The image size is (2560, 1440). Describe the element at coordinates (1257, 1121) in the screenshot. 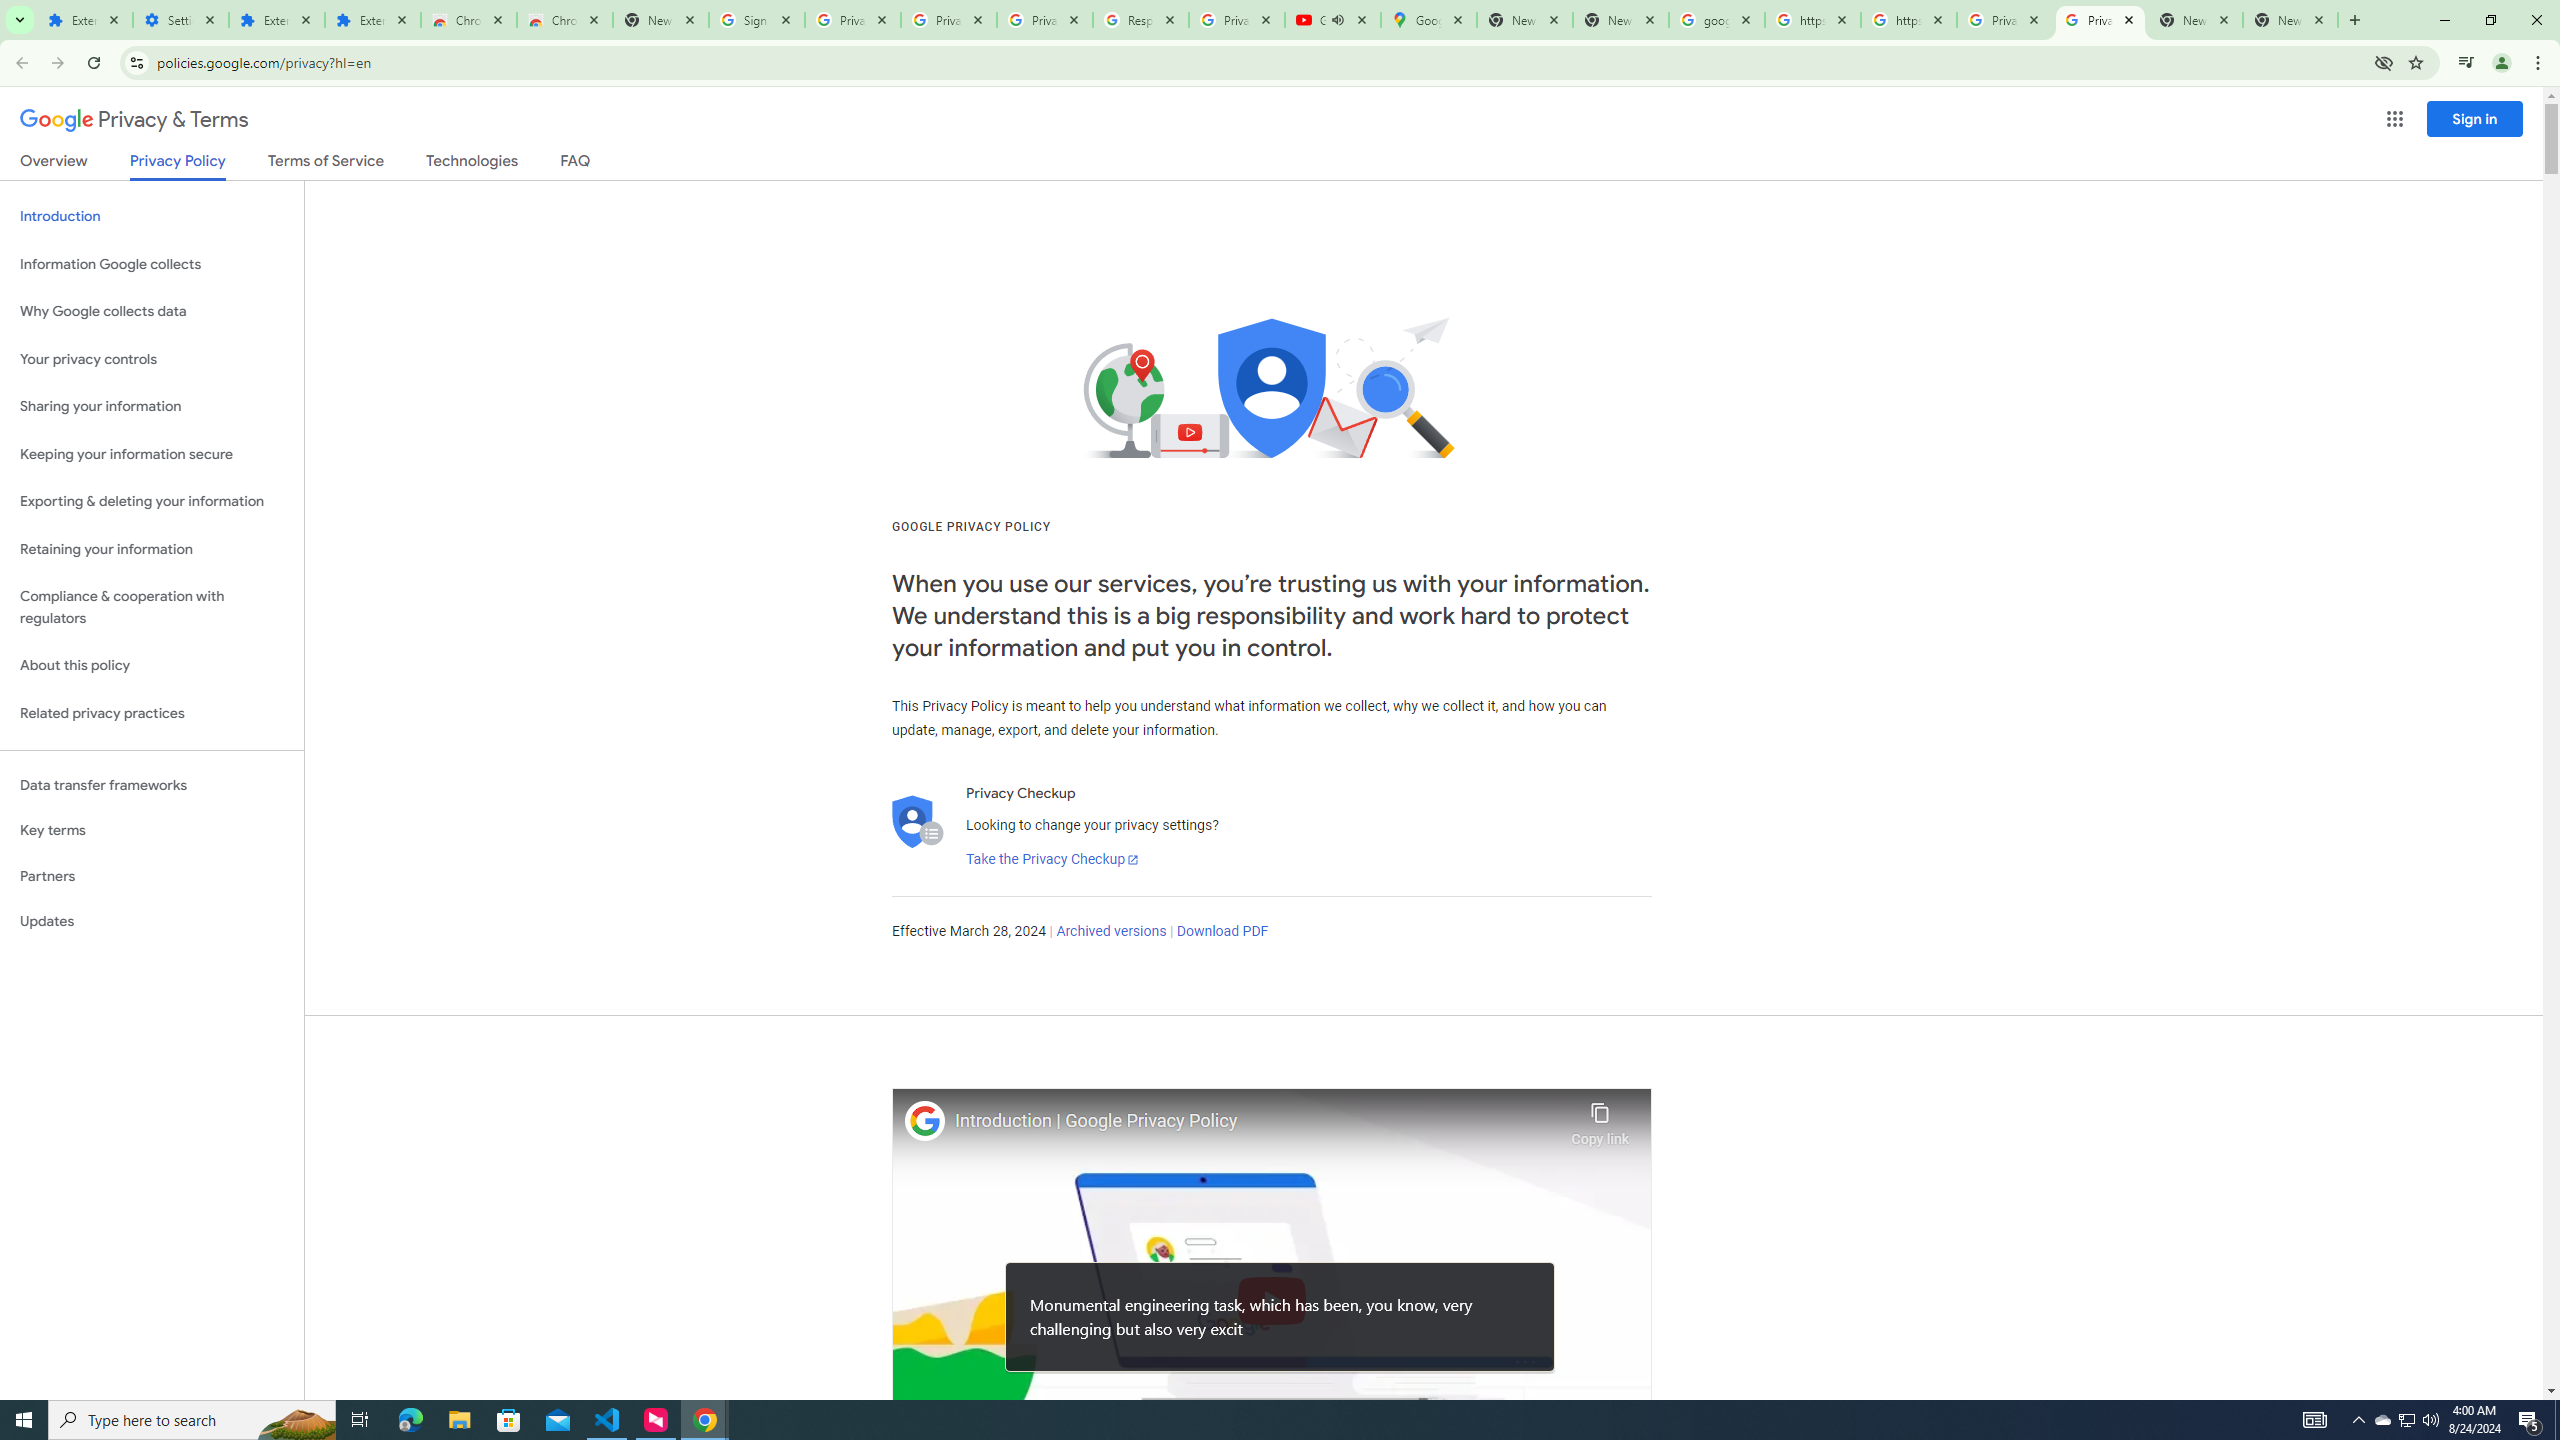

I see `'Introduction | Google Privacy Policy'` at that location.